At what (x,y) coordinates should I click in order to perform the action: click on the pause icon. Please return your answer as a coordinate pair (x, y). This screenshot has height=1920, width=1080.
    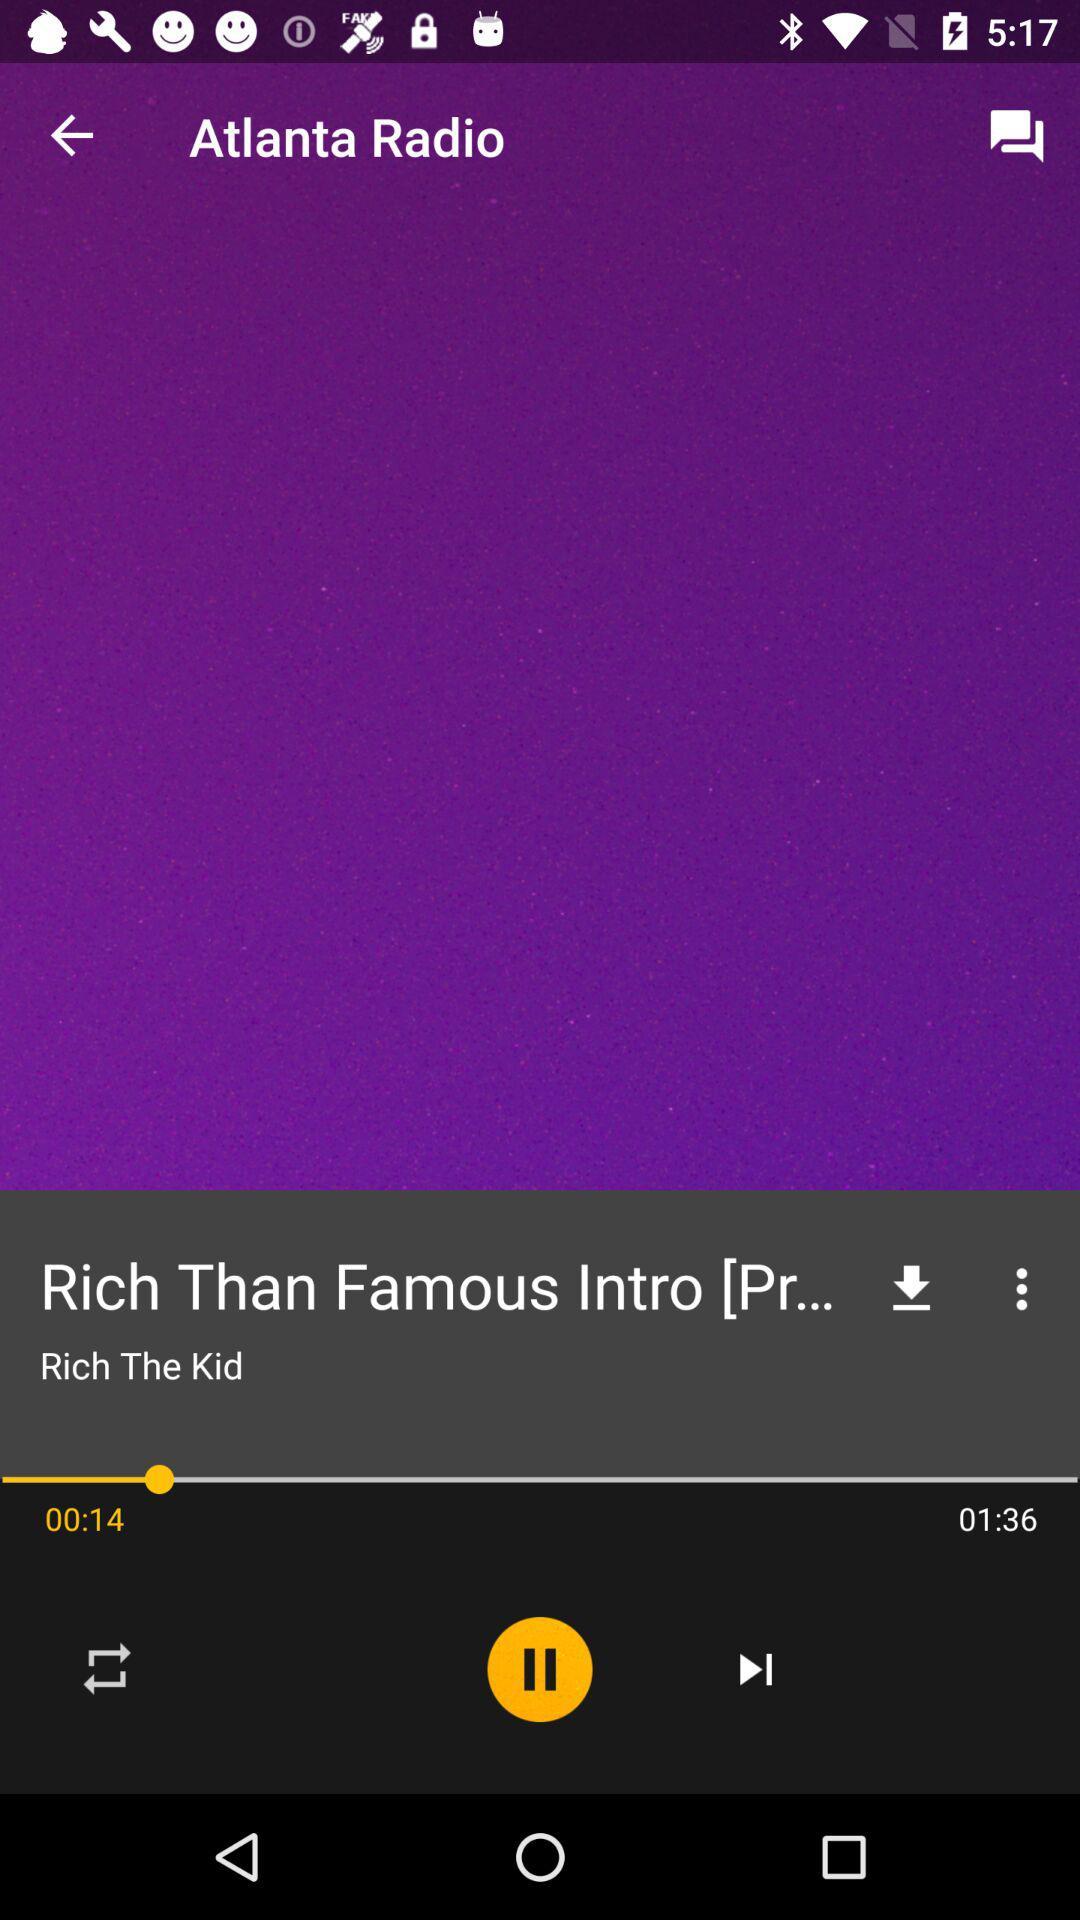
    Looking at the image, I should click on (540, 1669).